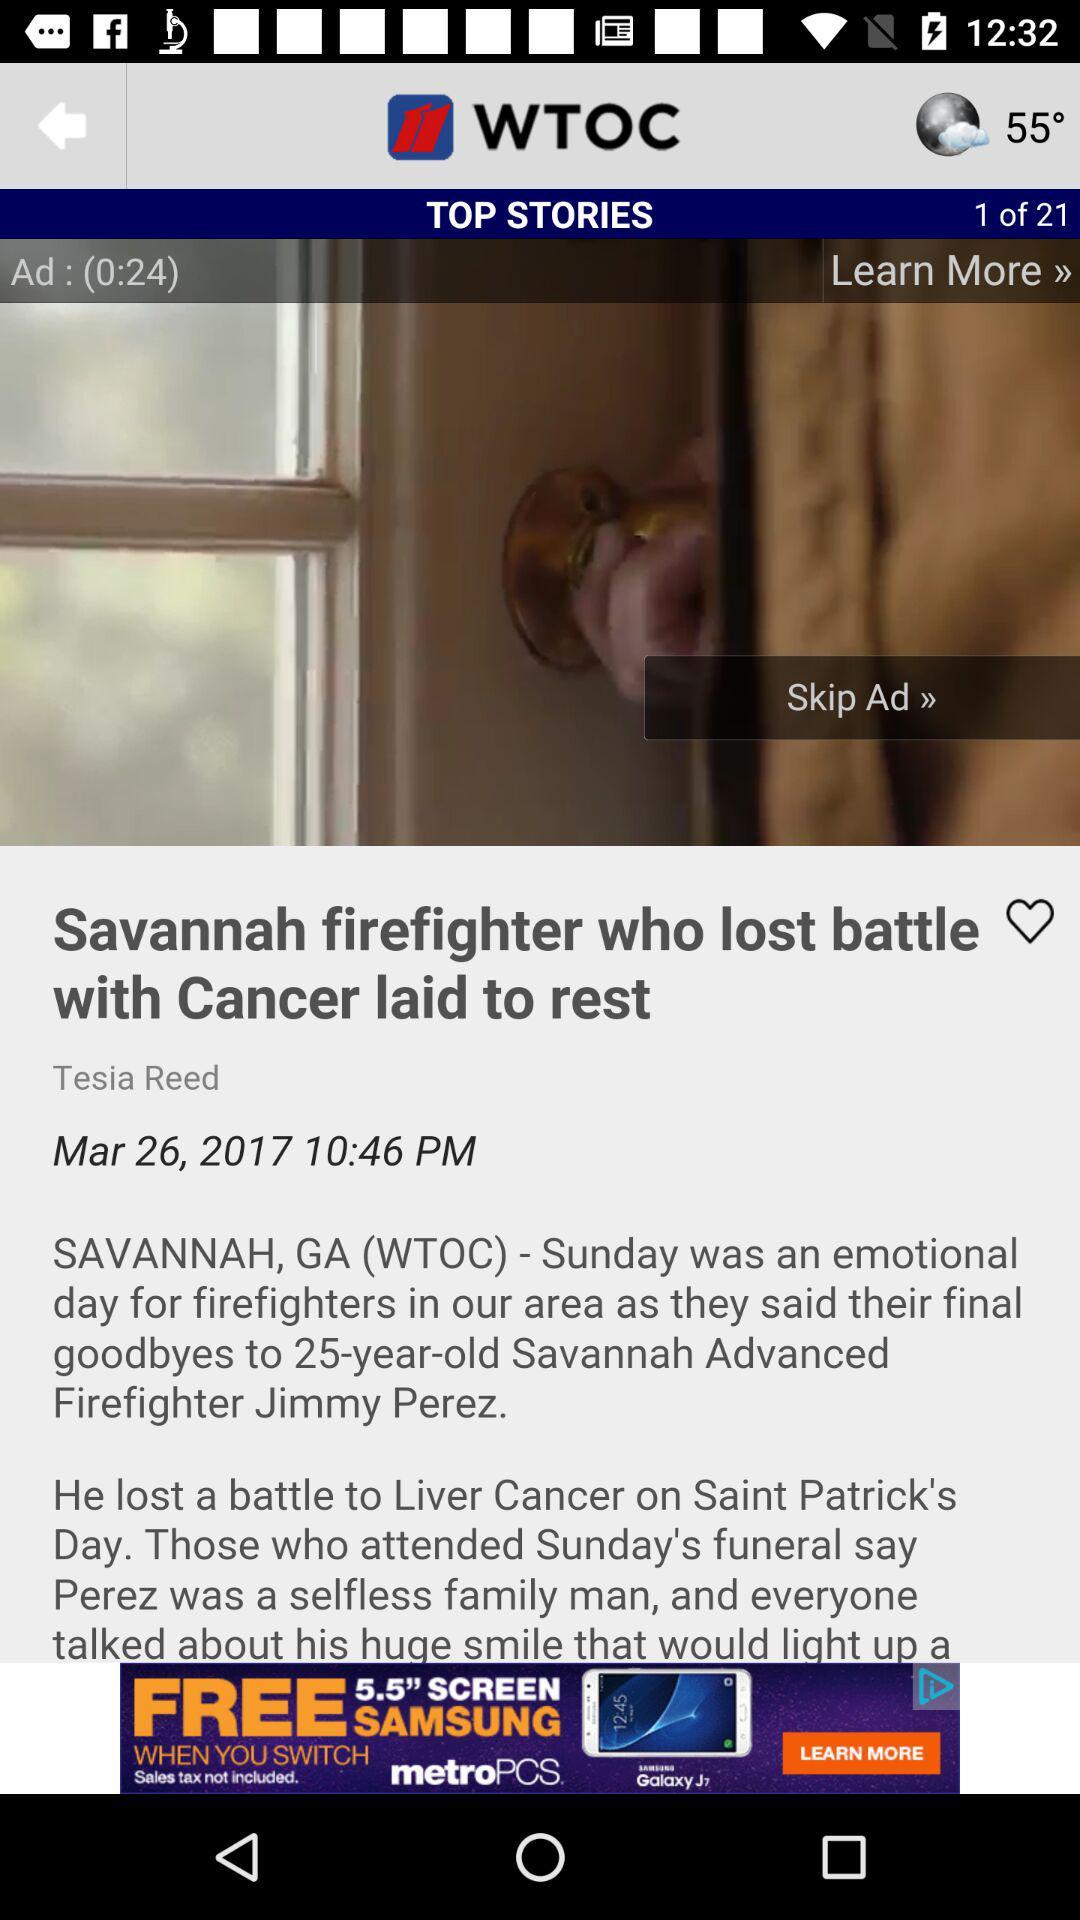 The height and width of the screenshot is (1920, 1080). What do you see at coordinates (540, 124) in the screenshot?
I see `television station licensed` at bounding box center [540, 124].